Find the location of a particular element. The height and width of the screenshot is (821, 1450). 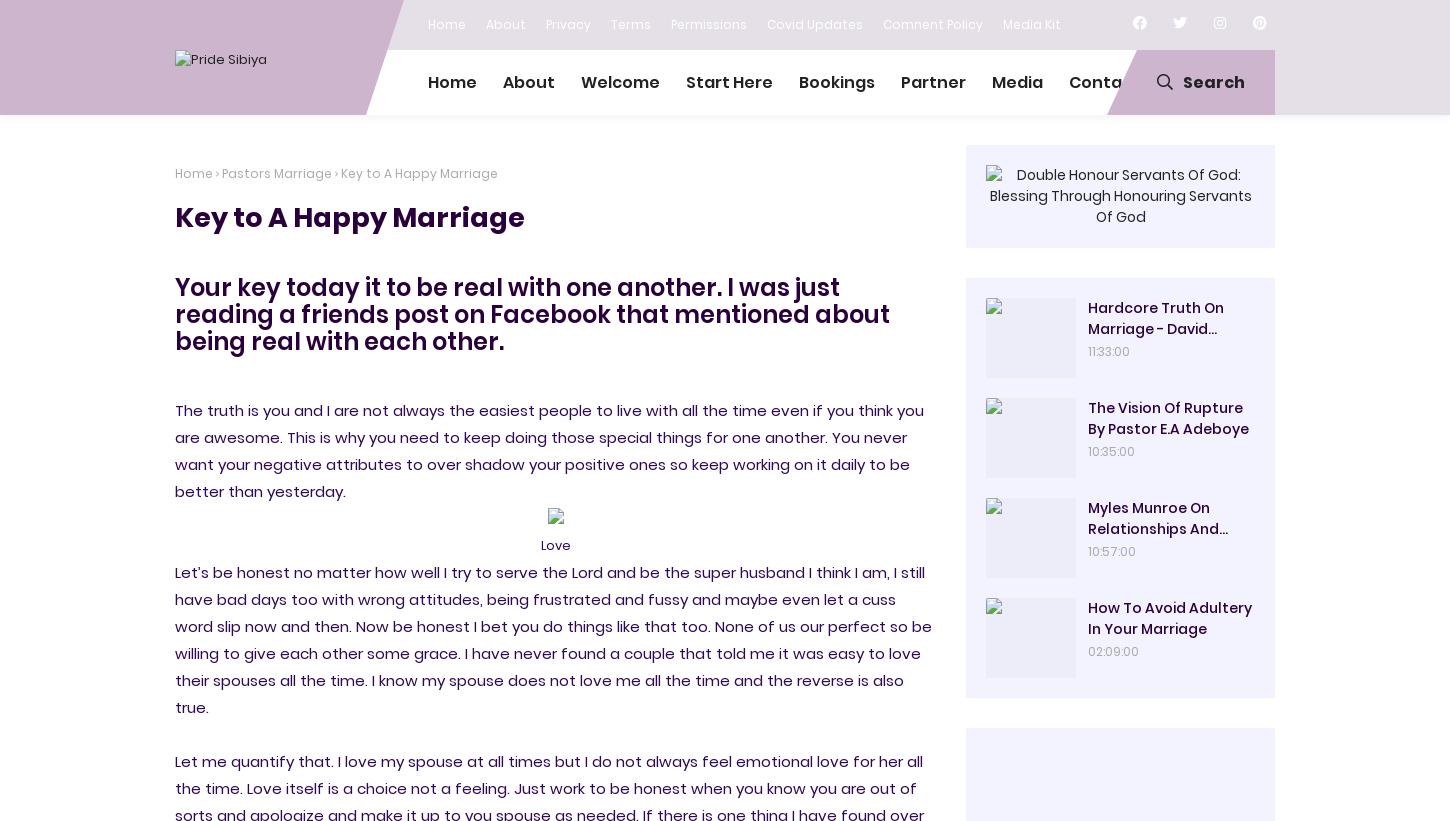

'Pastors Marriage' is located at coordinates (276, 173).